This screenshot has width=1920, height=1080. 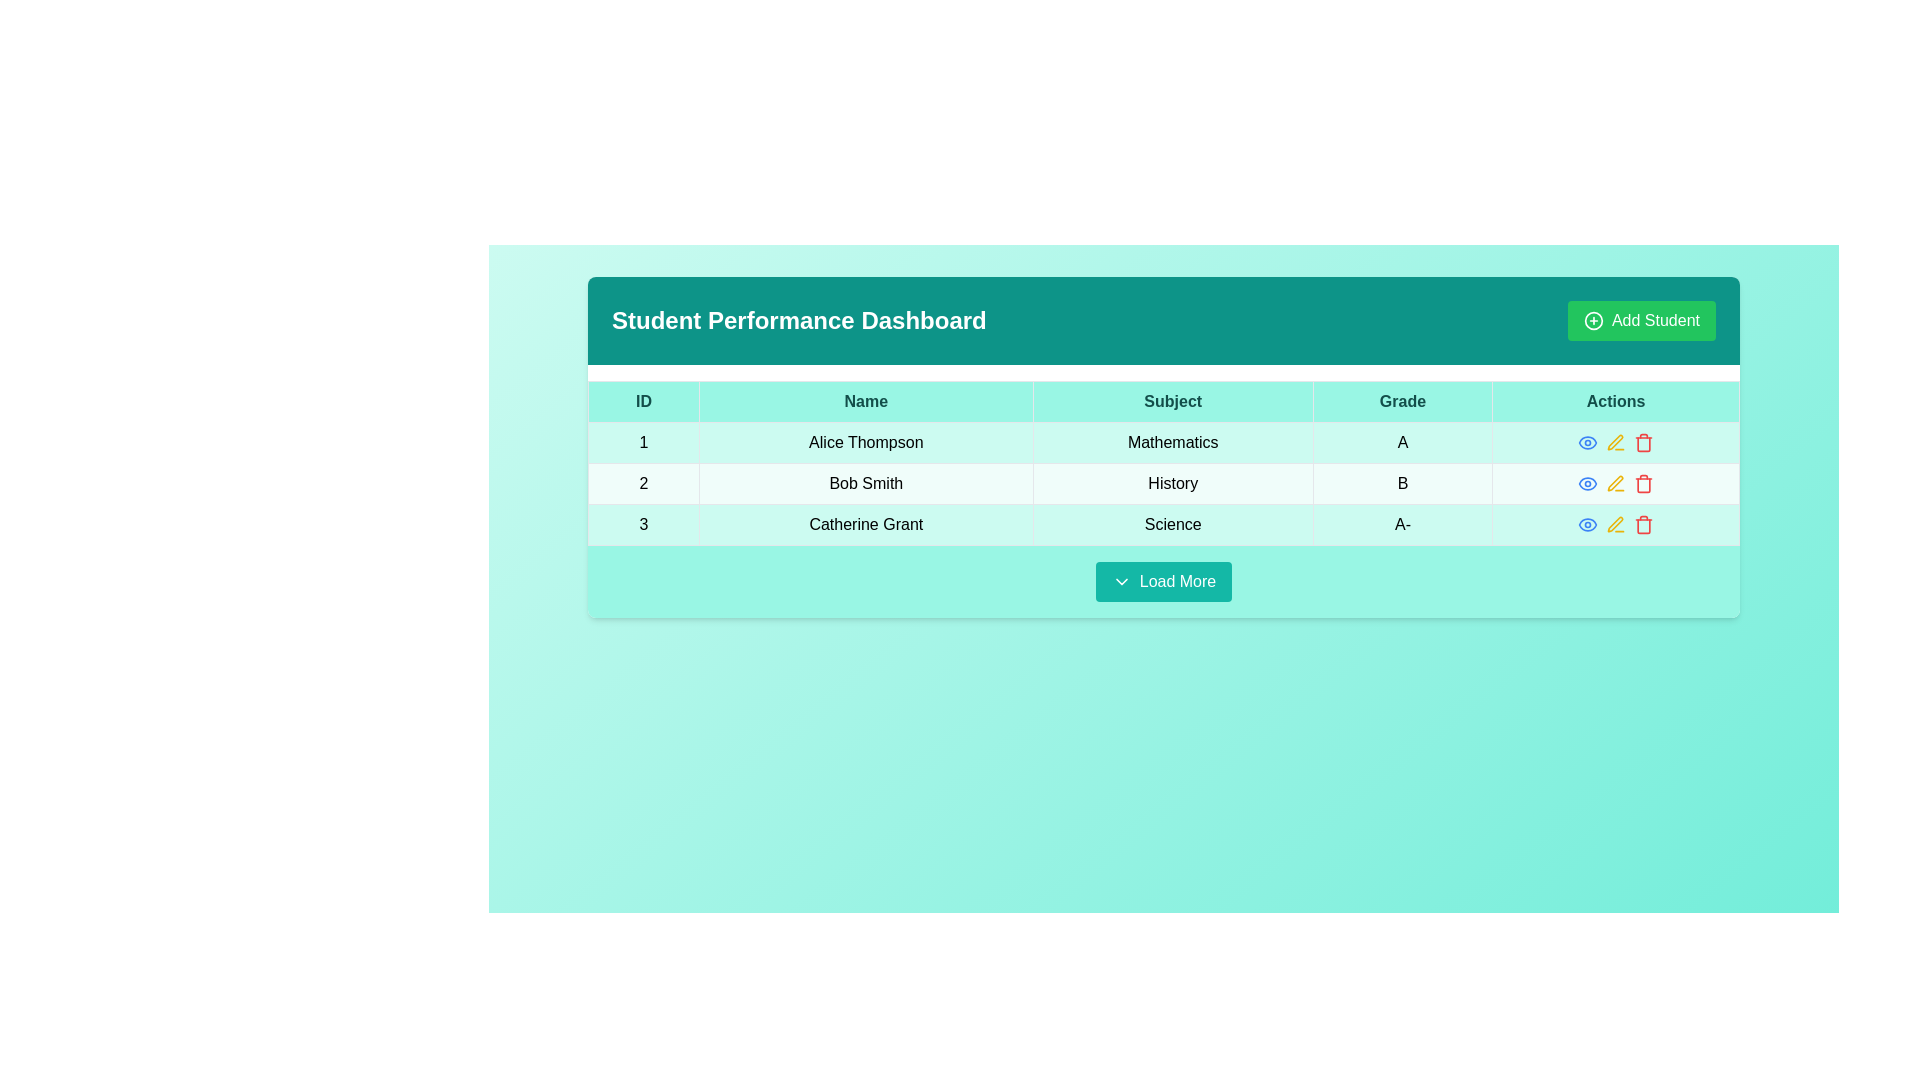 I want to click on the clickable icon in the 'Actions' column of the student data table for student 'Catherine Grant', so click(x=1587, y=523).